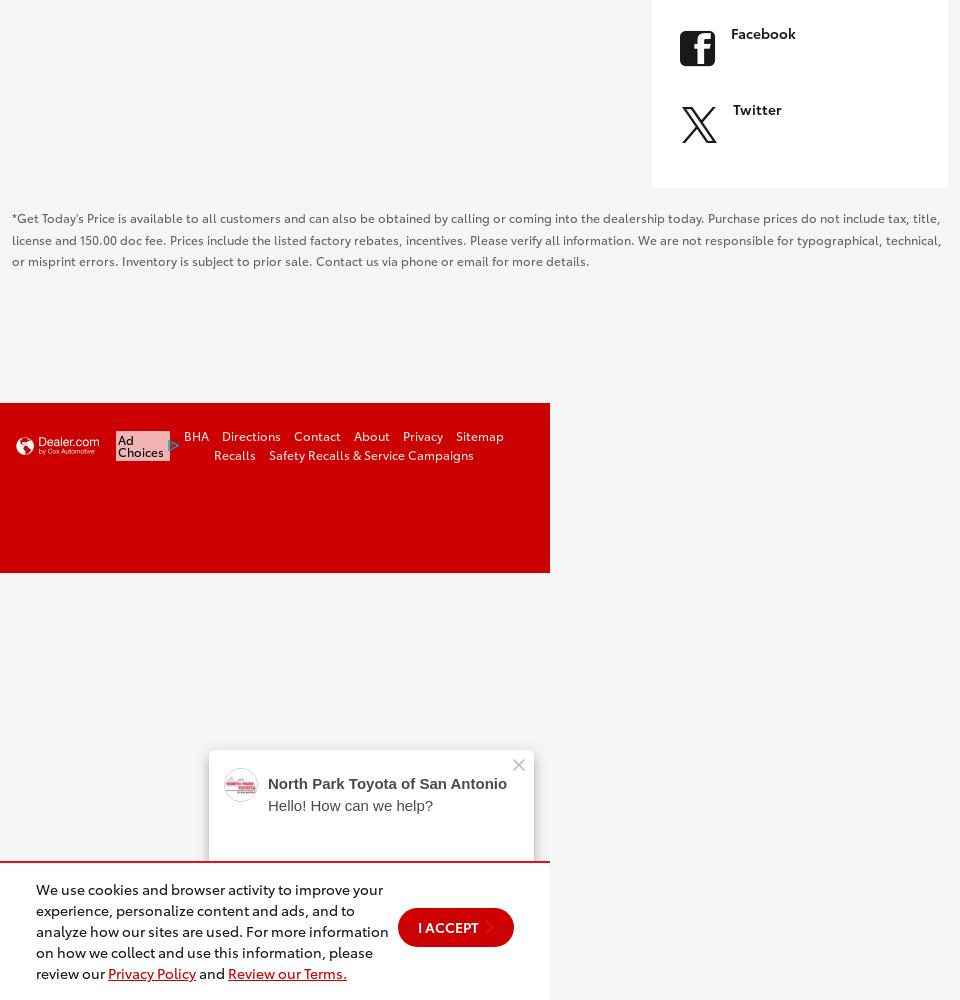  Describe the element at coordinates (250, 435) in the screenshot. I see `'Directions'` at that location.